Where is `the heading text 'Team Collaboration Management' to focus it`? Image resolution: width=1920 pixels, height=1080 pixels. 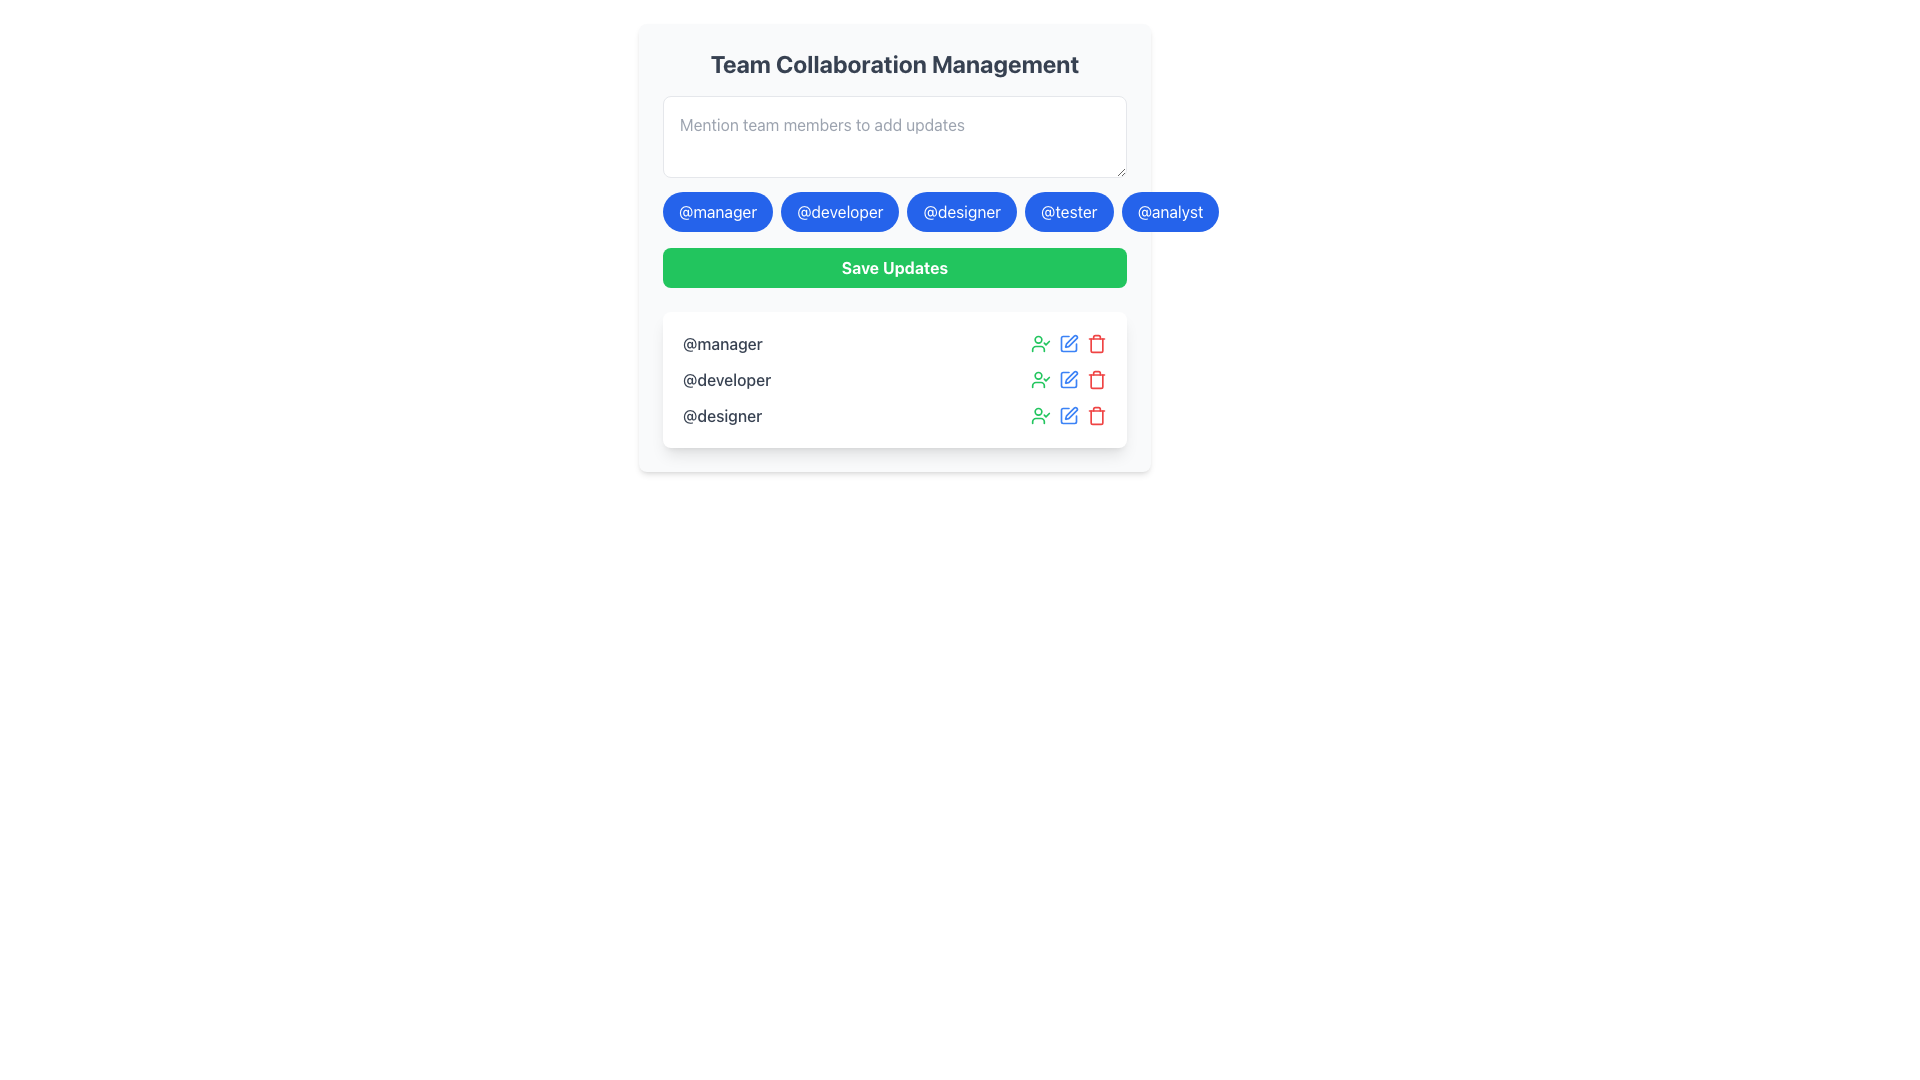
the heading text 'Team Collaboration Management' to focus it is located at coordinates (893, 63).